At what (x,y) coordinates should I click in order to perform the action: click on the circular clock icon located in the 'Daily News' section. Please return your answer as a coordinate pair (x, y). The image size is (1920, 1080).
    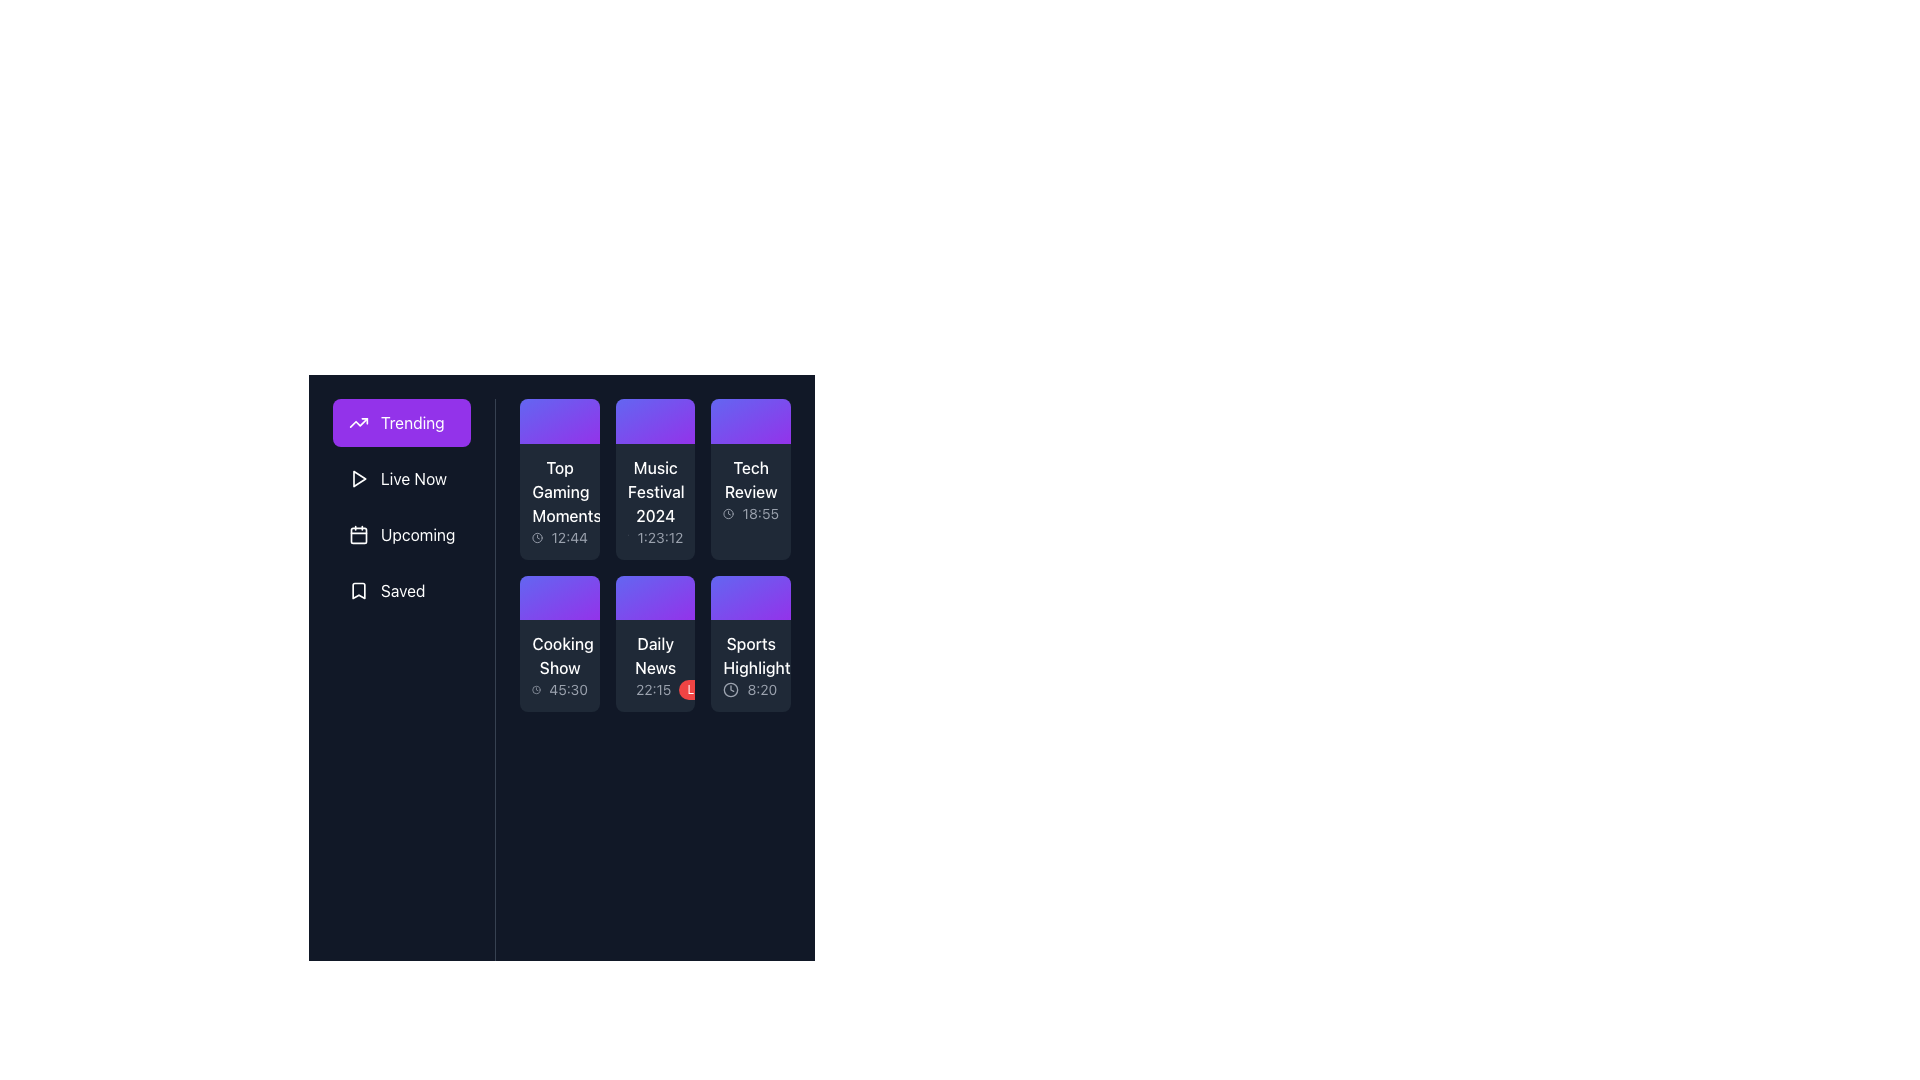
    Looking at the image, I should click on (638, 693).